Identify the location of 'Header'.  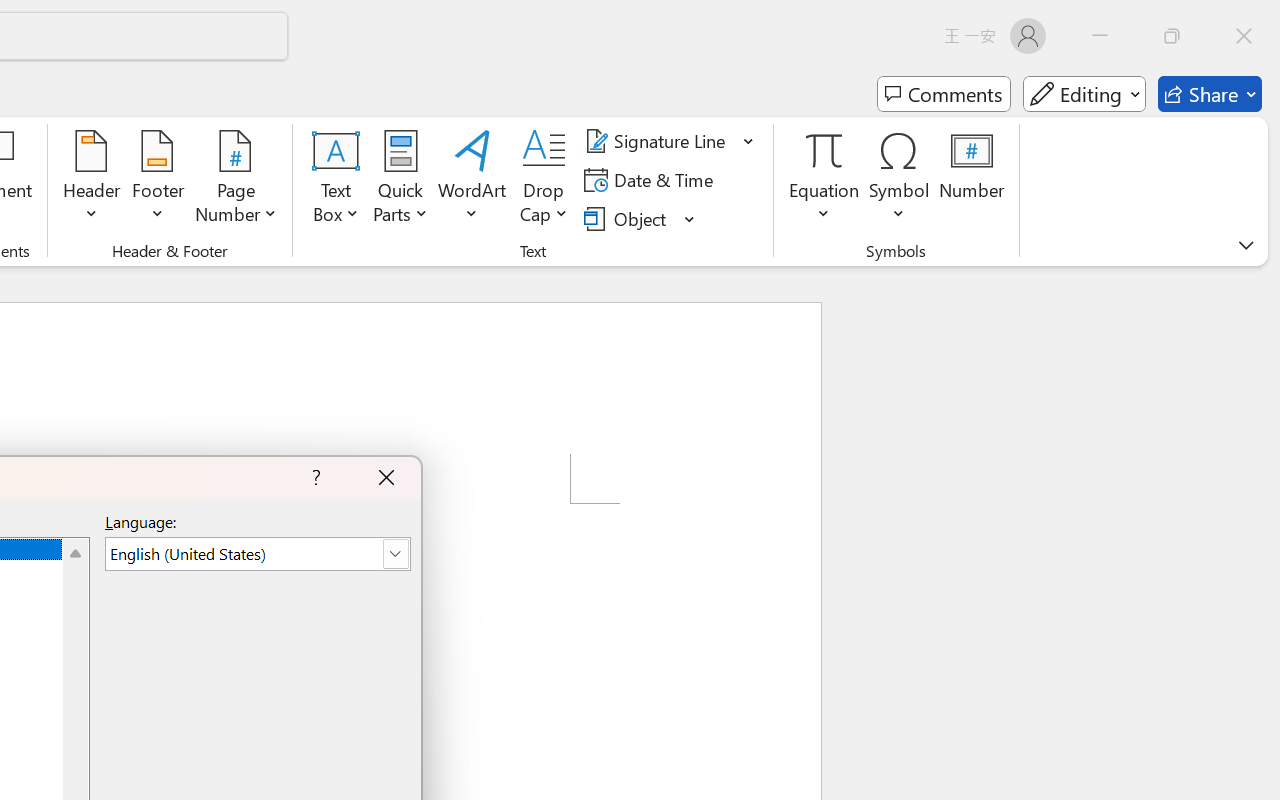
(91, 179).